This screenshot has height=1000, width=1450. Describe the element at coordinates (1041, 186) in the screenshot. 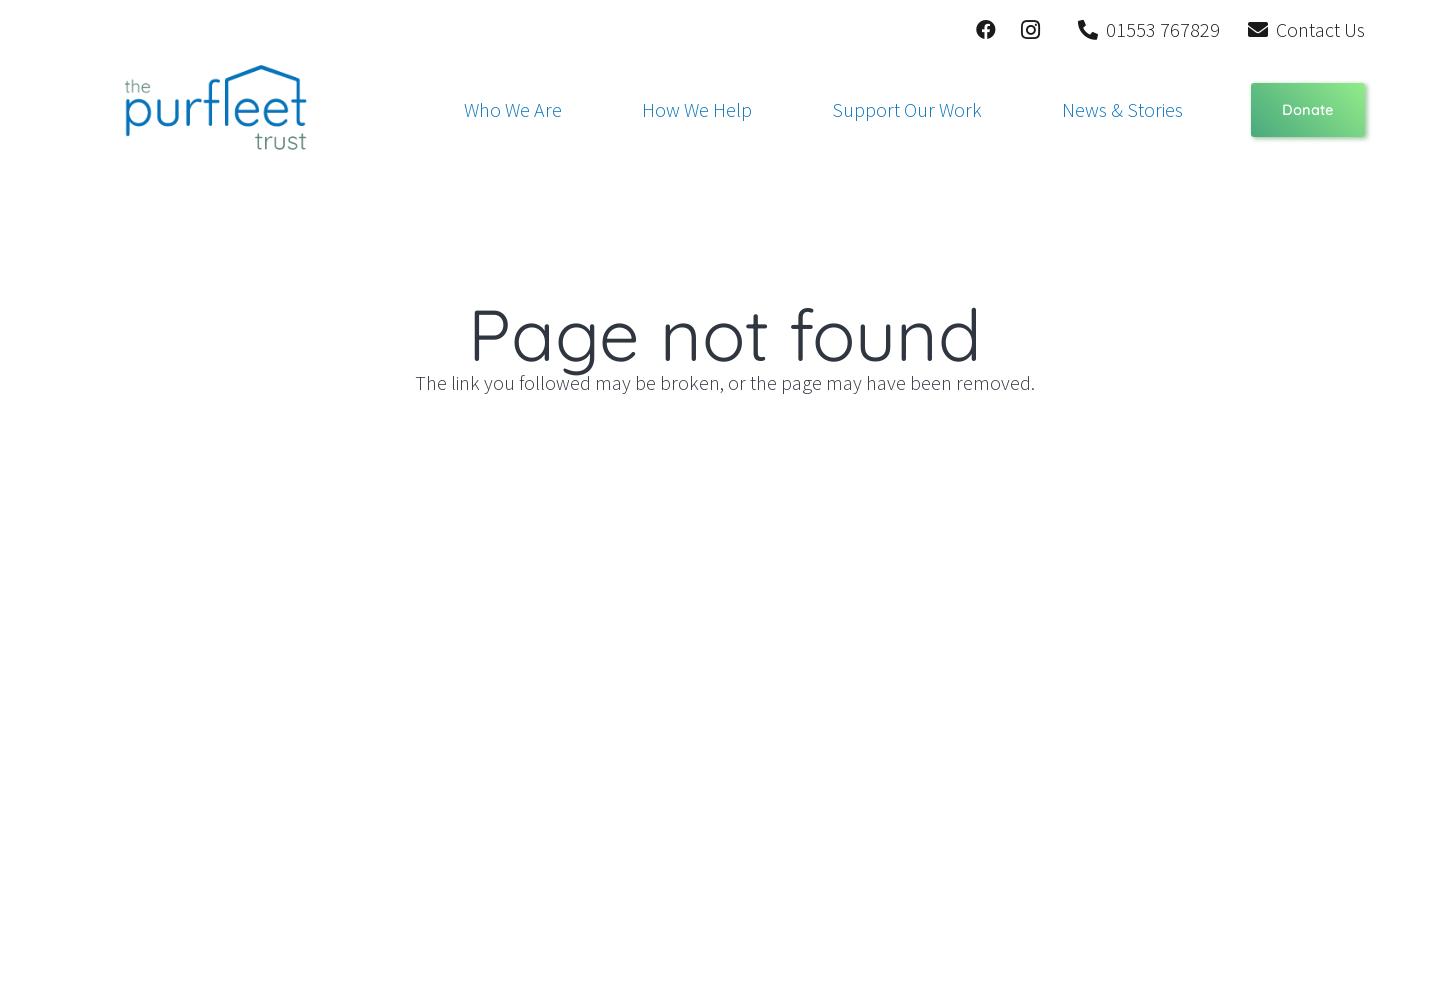

I see `'News & Blog'` at that location.